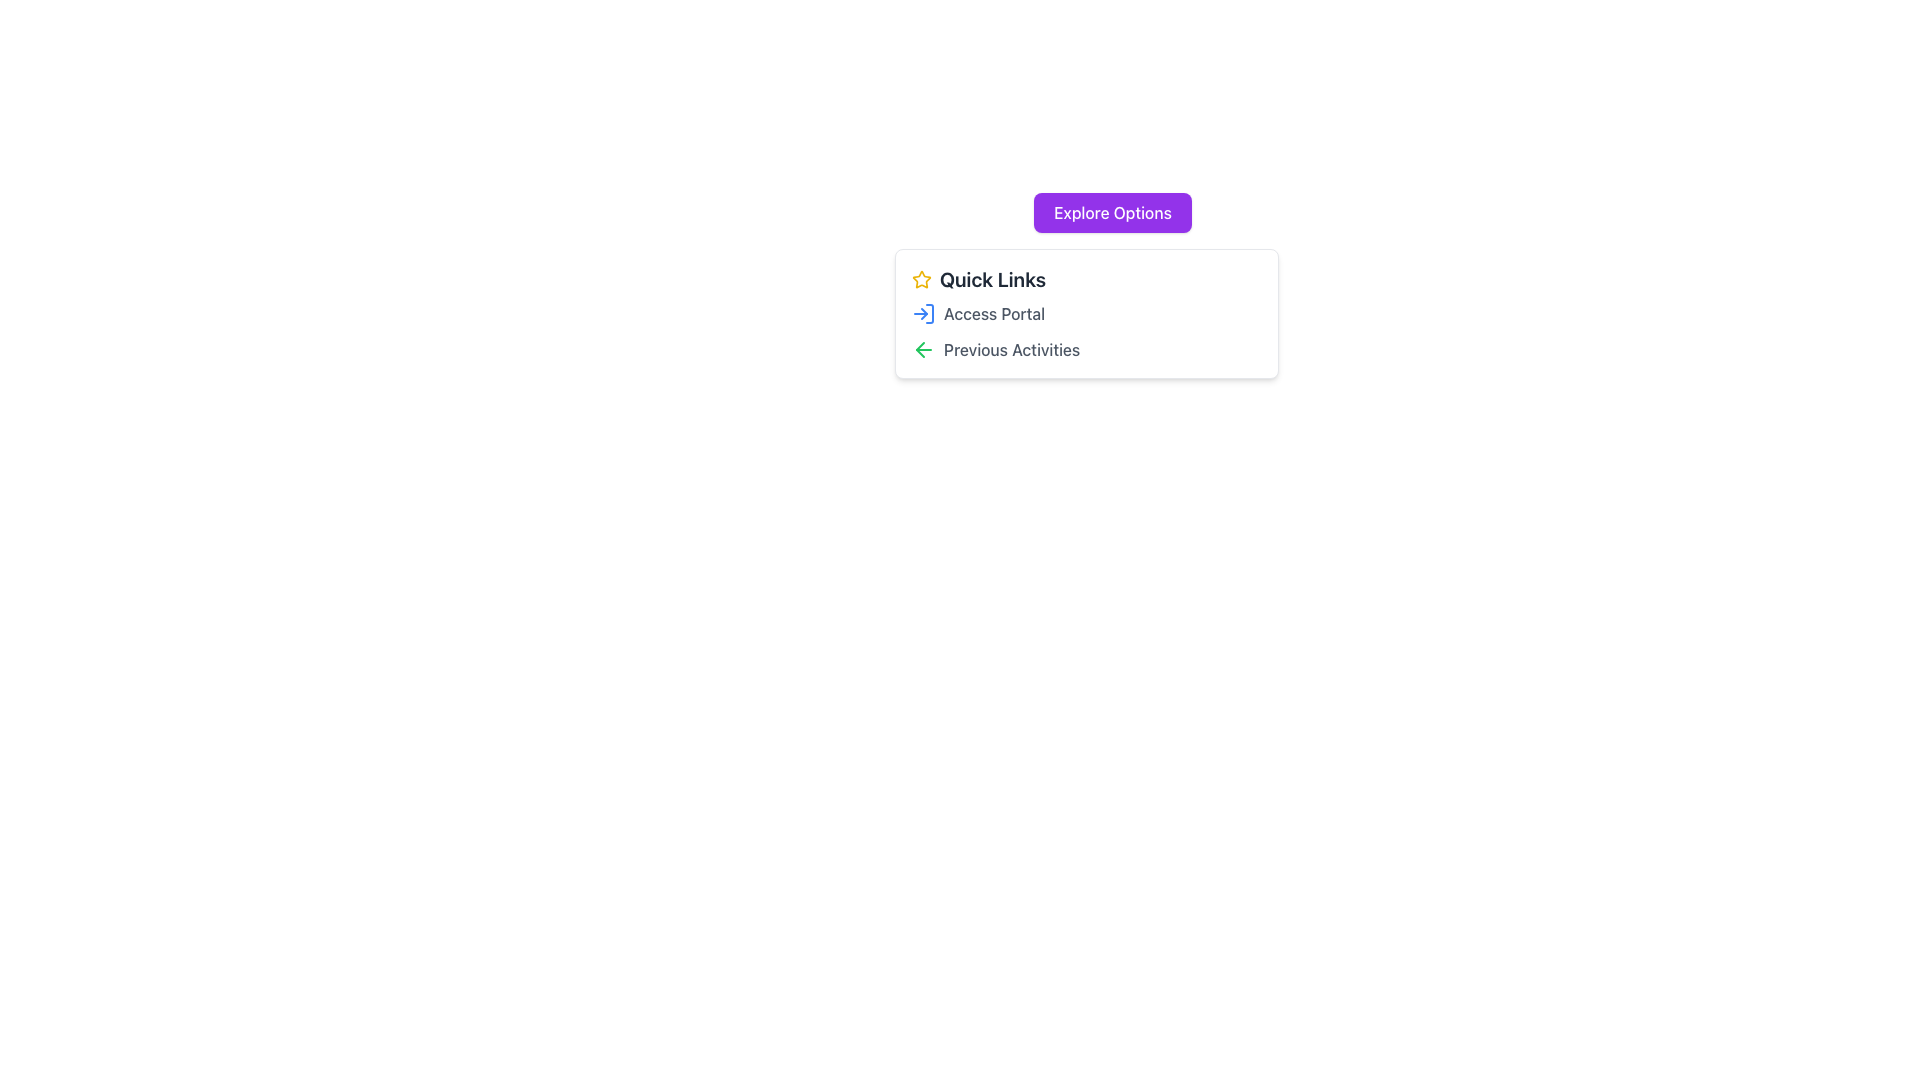  I want to click on the blue rightward arrow icon located in the 'Access Portal' section under the Quick Links group, which is positioned to the left of the text 'Access Portal', so click(923, 313).